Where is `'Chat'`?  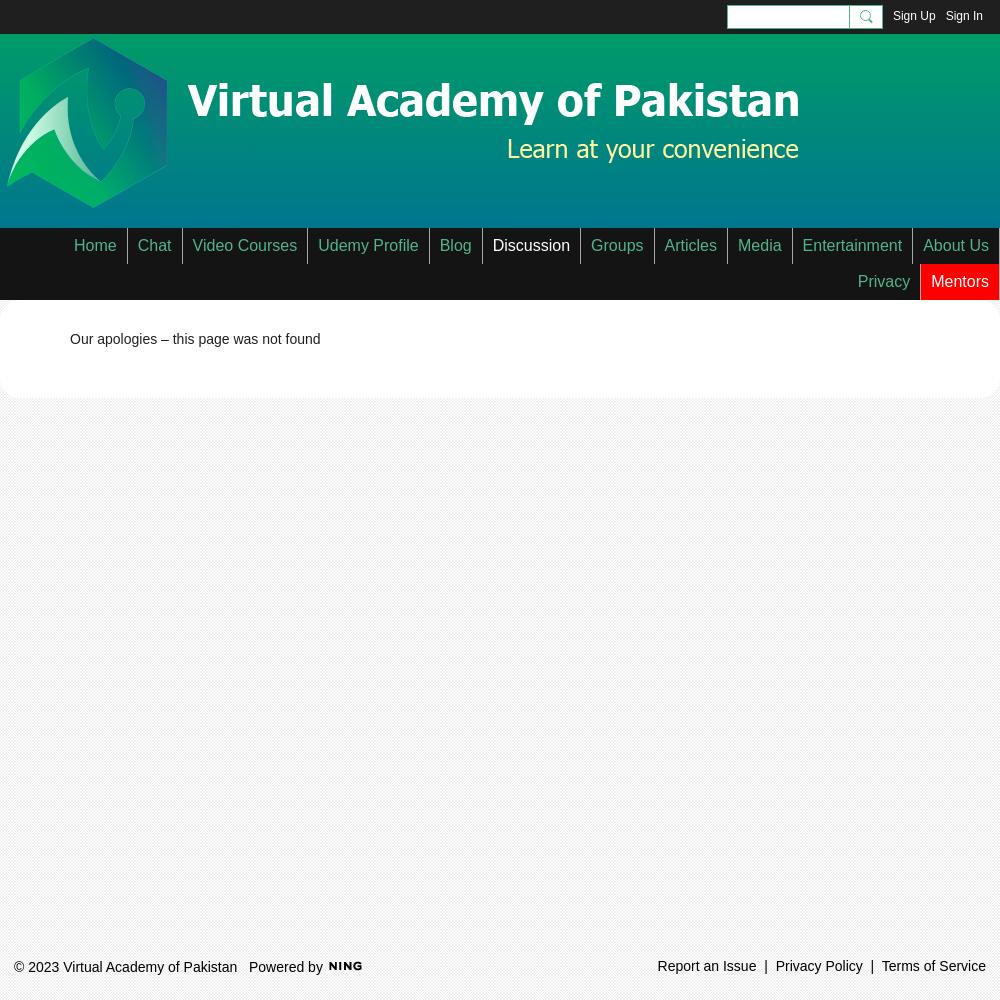 'Chat' is located at coordinates (154, 244).